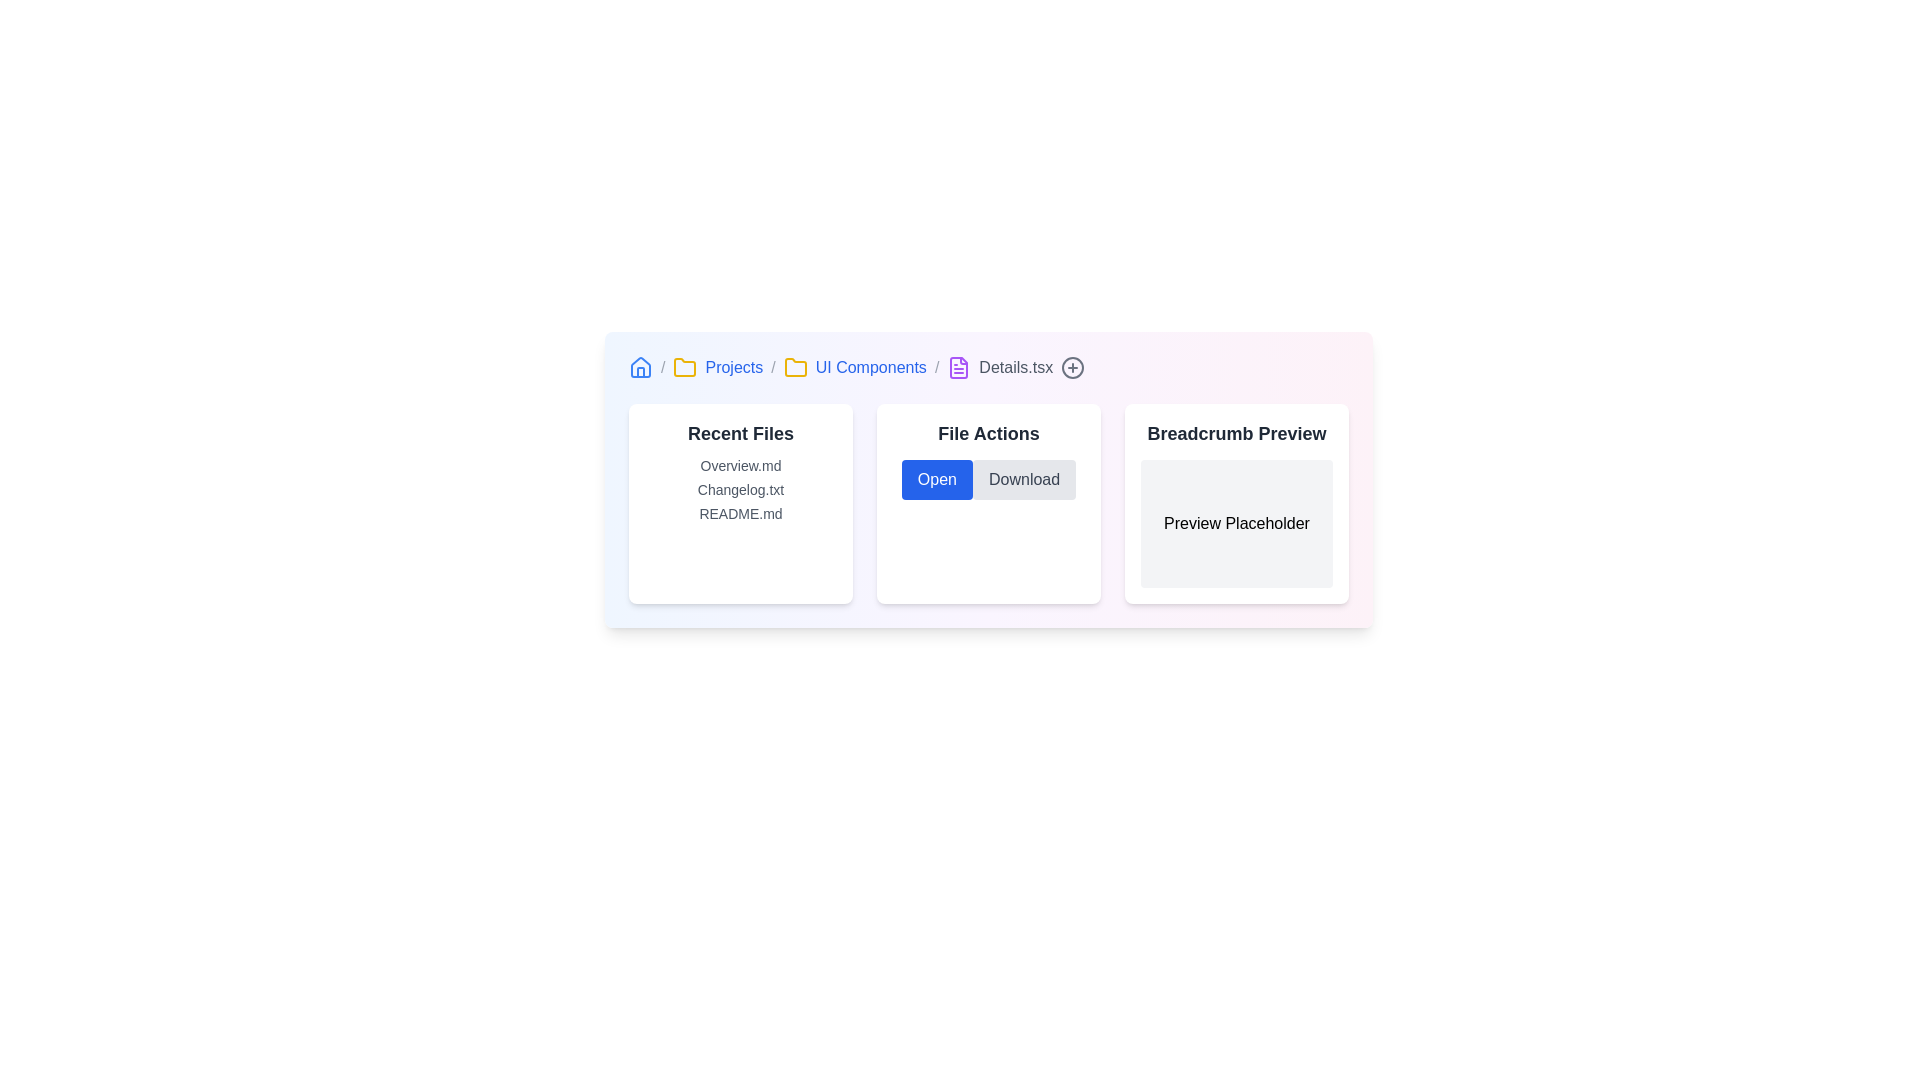  Describe the element at coordinates (936, 367) in the screenshot. I see `the decorative slash element that acts as a separator in the breadcrumb navigation between 'UI Components' and 'Details.tsx'` at that location.